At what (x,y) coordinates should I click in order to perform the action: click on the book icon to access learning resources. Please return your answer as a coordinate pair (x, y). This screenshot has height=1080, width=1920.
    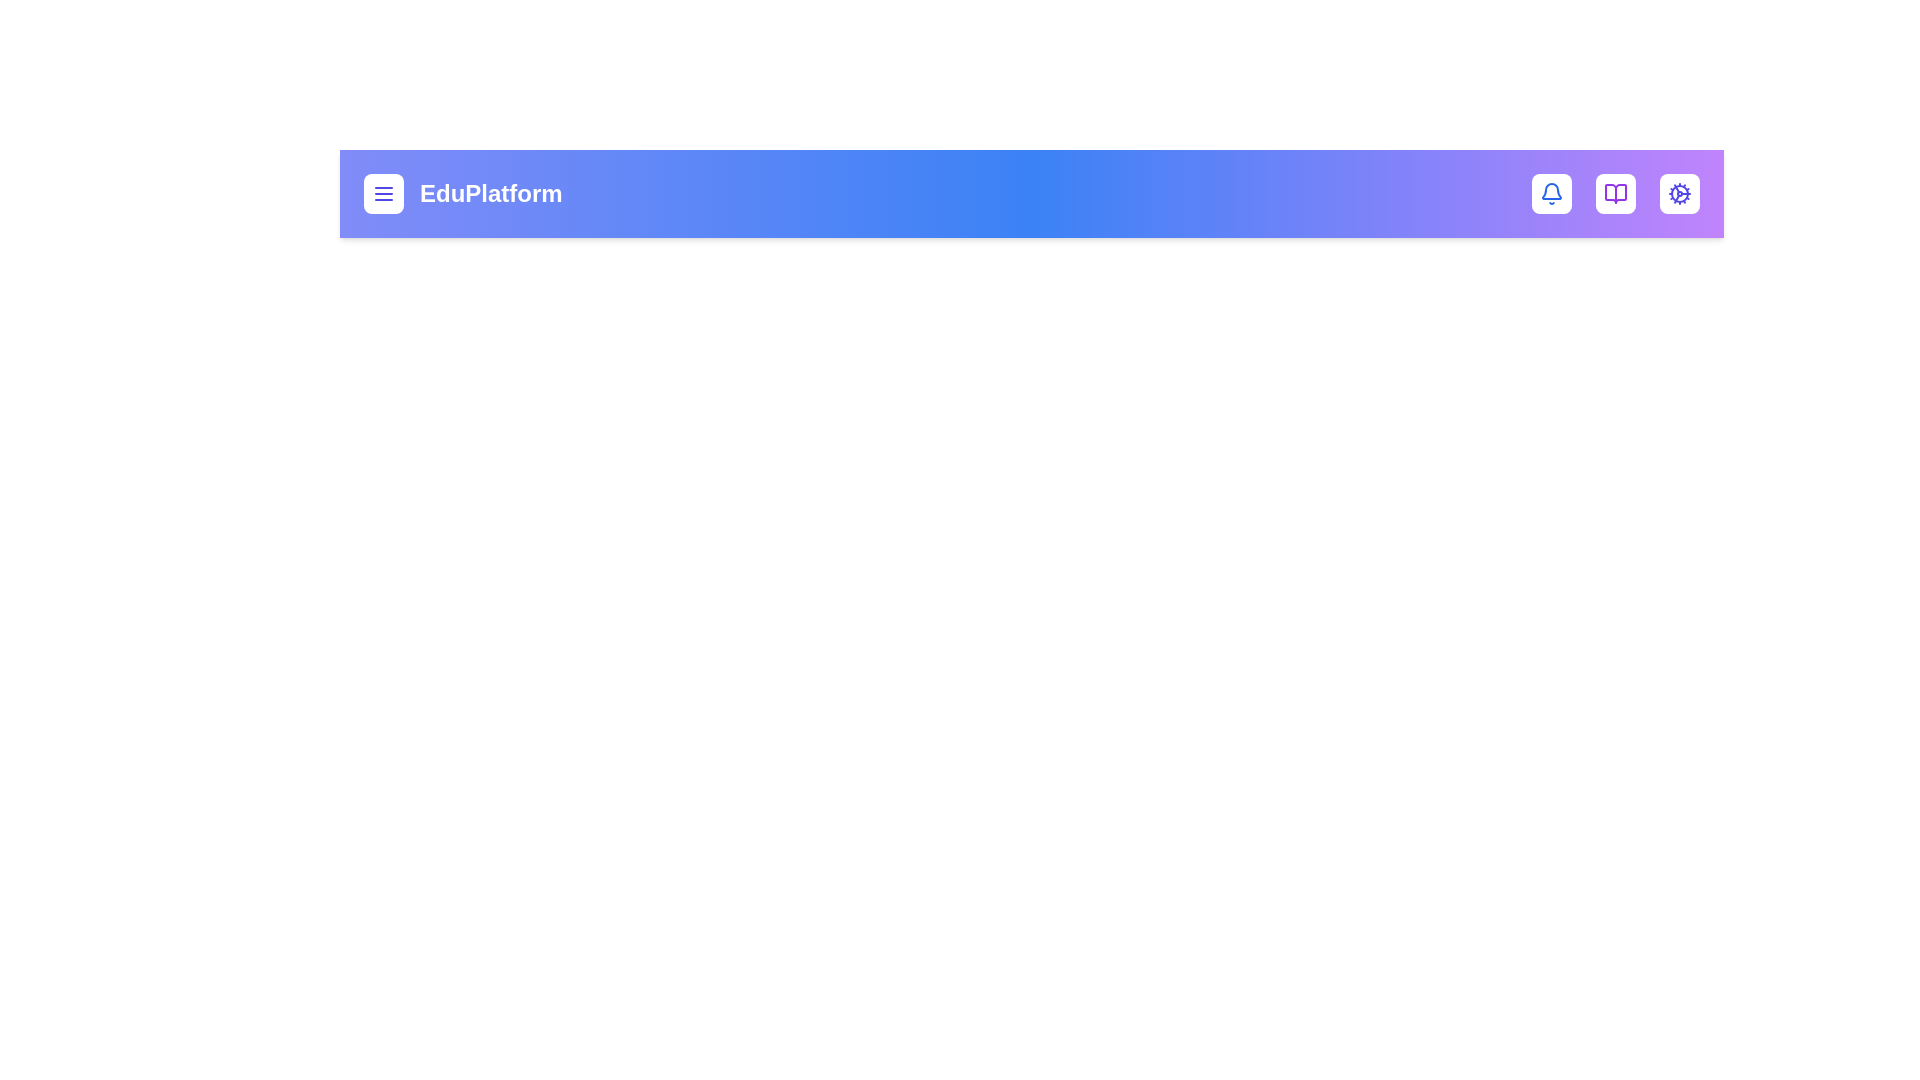
    Looking at the image, I should click on (1616, 193).